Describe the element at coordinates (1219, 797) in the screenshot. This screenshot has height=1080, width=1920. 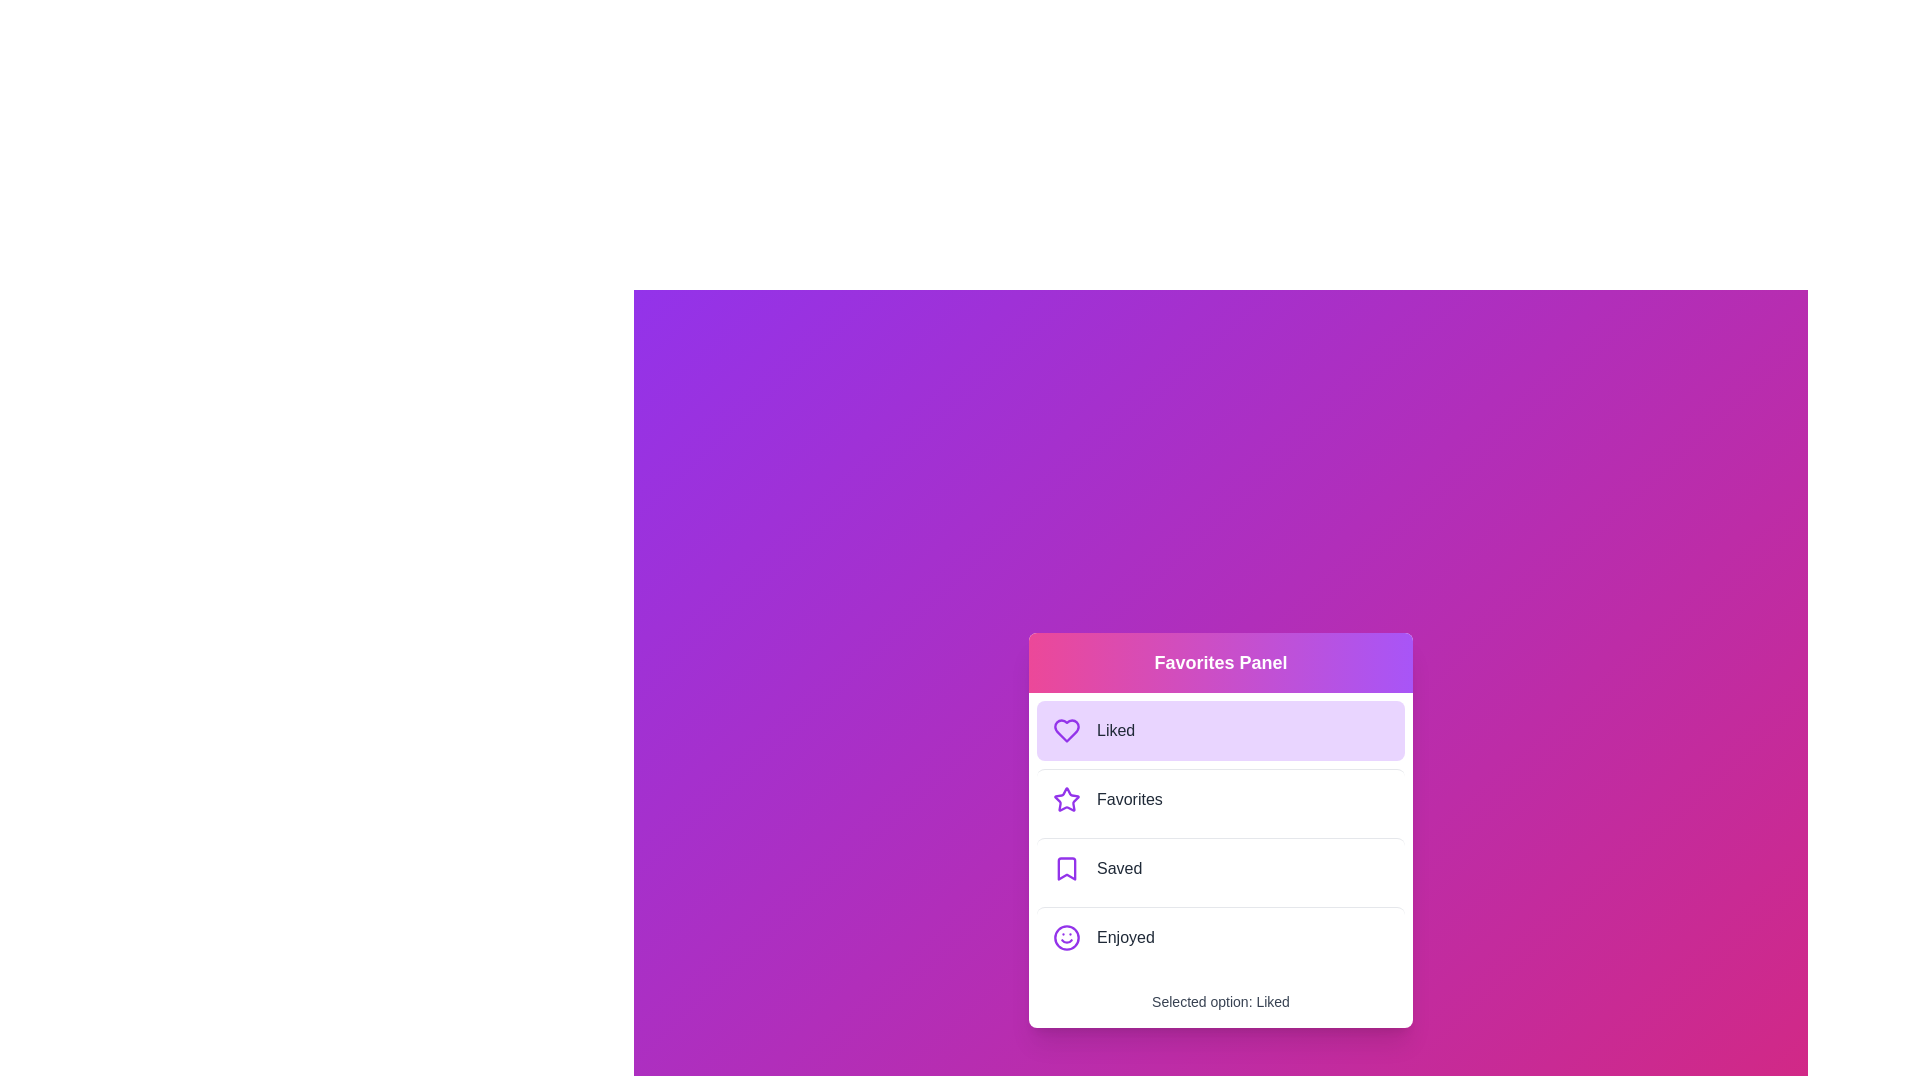
I see `the menu option corresponding to Favorites in the FavoritesMenu` at that location.